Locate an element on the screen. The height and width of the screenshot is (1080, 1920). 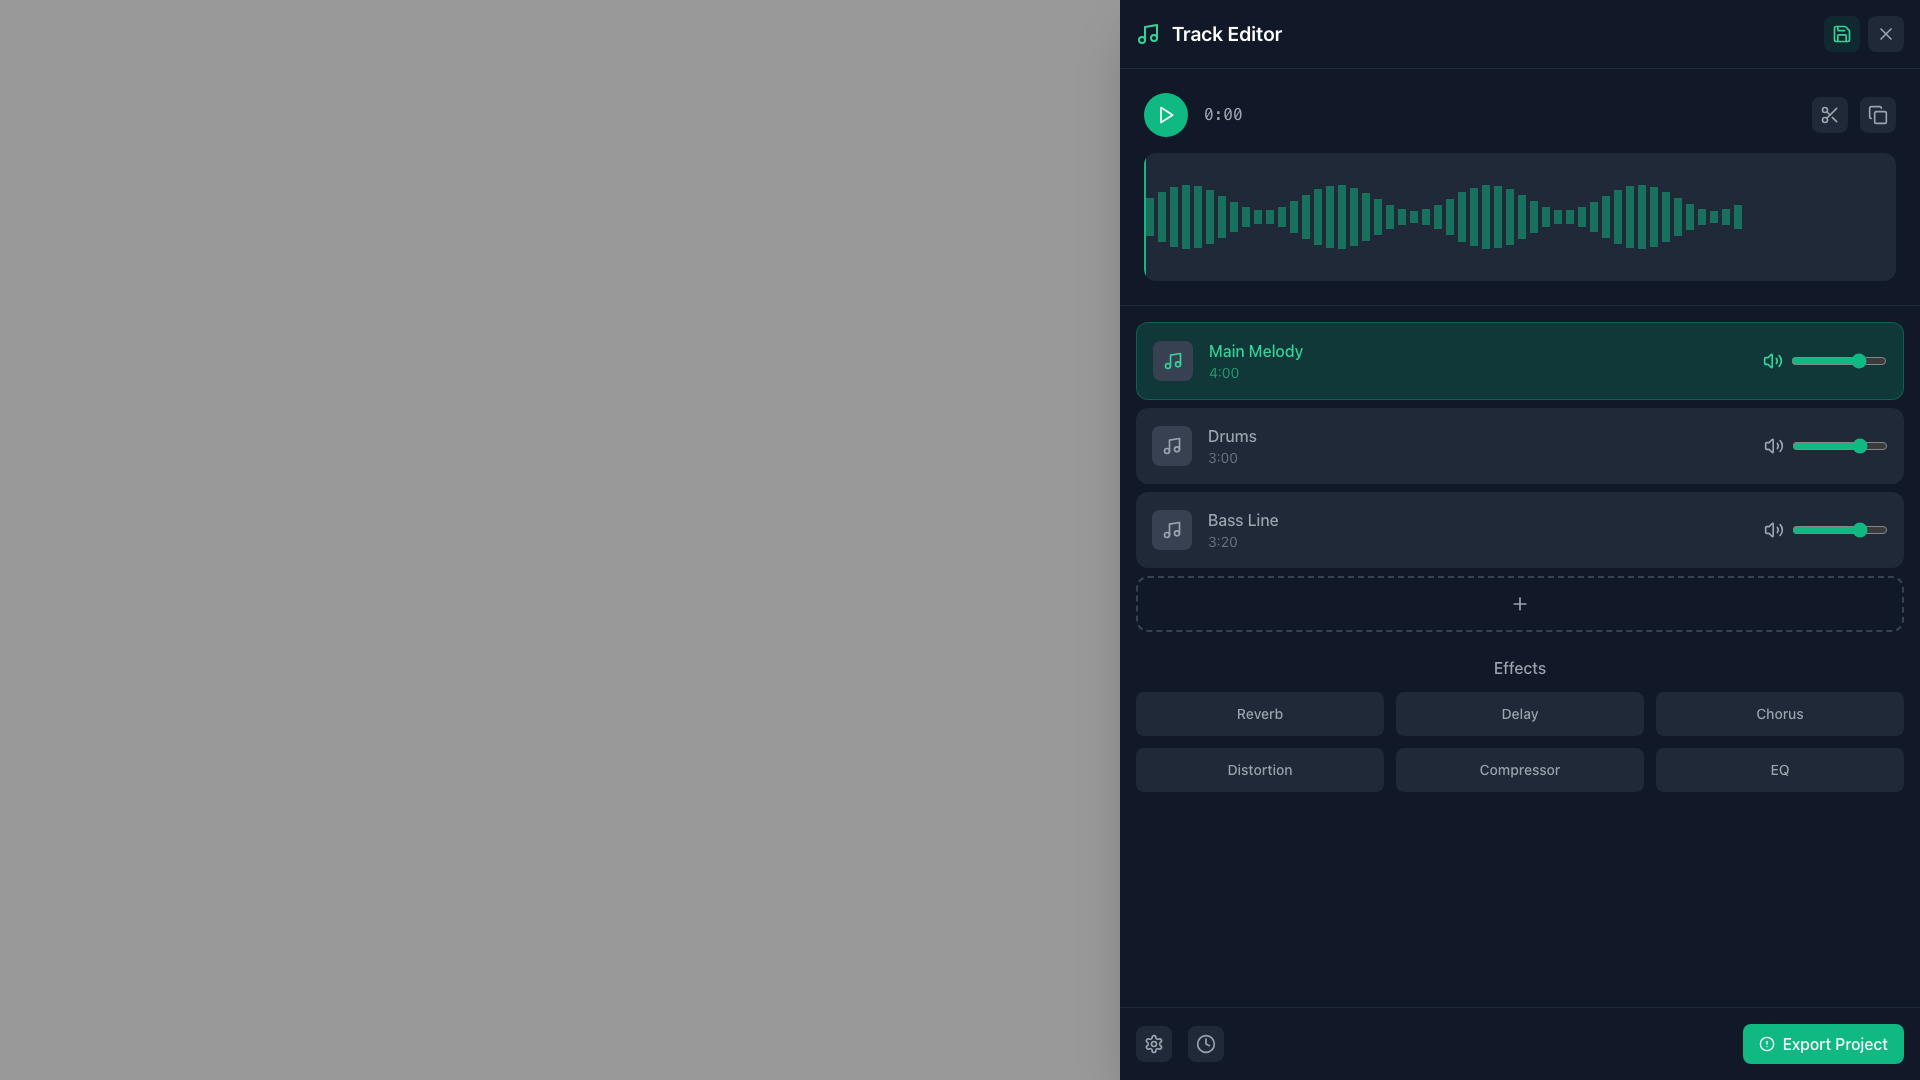
Circle SVG element, which is styled as an outline and is part of an alert icon located in the lower-right region of the interface is located at coordinates (1766, 1043).